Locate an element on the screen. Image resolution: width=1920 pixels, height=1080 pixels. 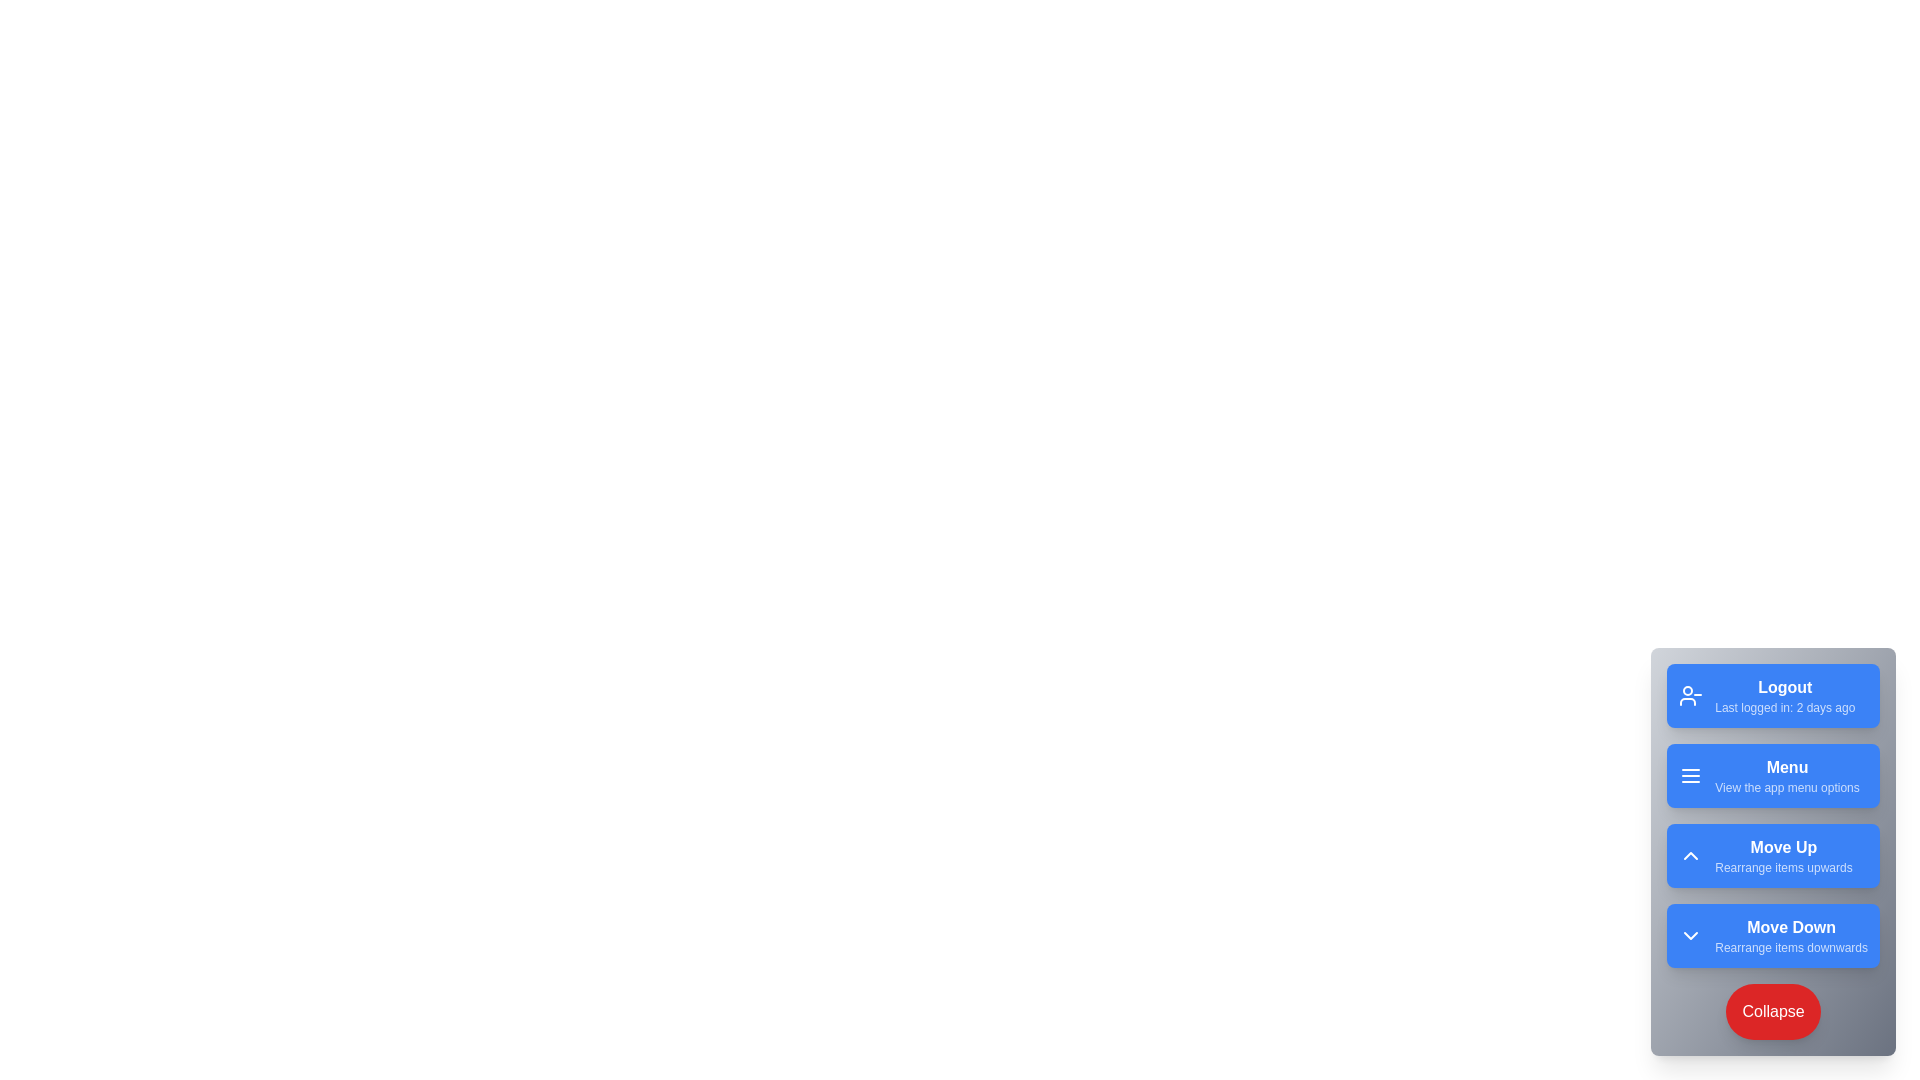
the red 'Collapse' button with white text to observe its hover effect is located at coordinates (1773, 1011).